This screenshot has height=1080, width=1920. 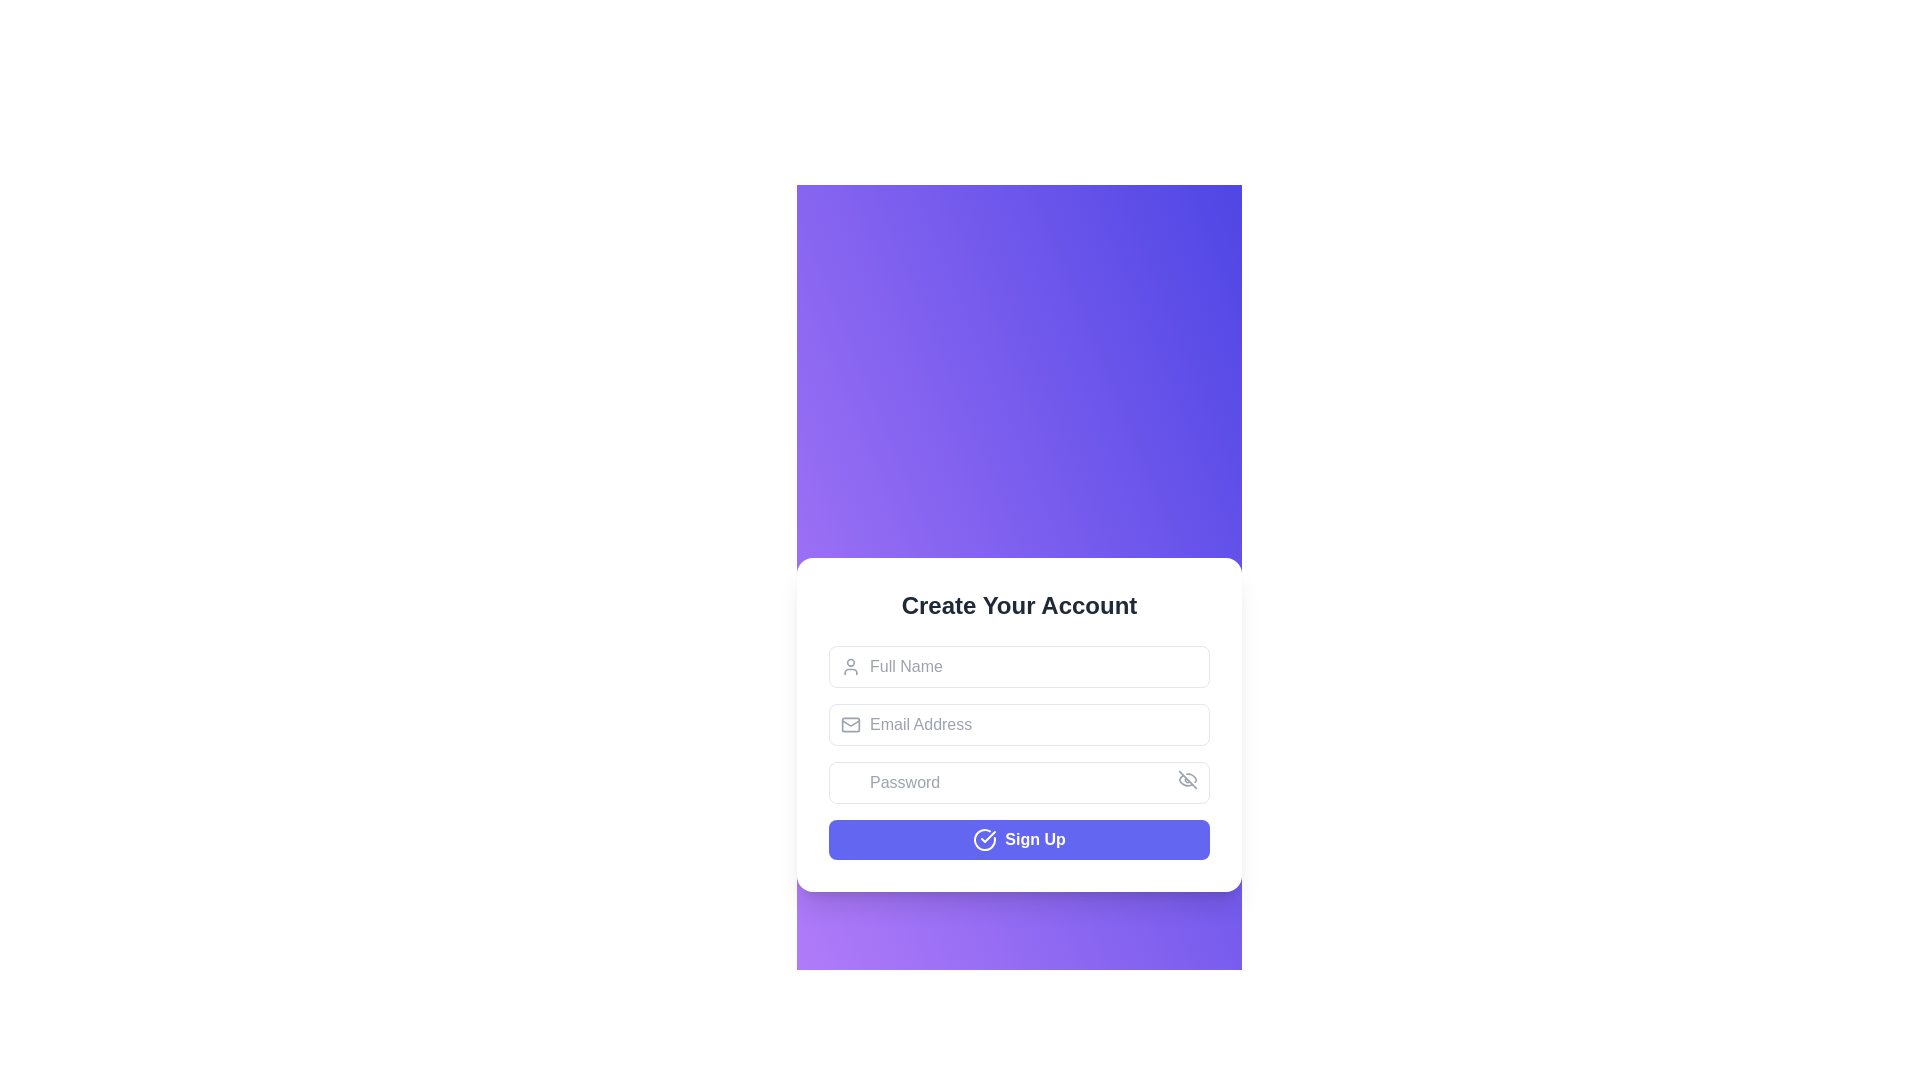 What do you see at coordinates (850, 724) in the screenshot?
I see `the email address icon, which is located inside the text input field for 'Email Address', towards the left side` at bounding box center [850, 724].